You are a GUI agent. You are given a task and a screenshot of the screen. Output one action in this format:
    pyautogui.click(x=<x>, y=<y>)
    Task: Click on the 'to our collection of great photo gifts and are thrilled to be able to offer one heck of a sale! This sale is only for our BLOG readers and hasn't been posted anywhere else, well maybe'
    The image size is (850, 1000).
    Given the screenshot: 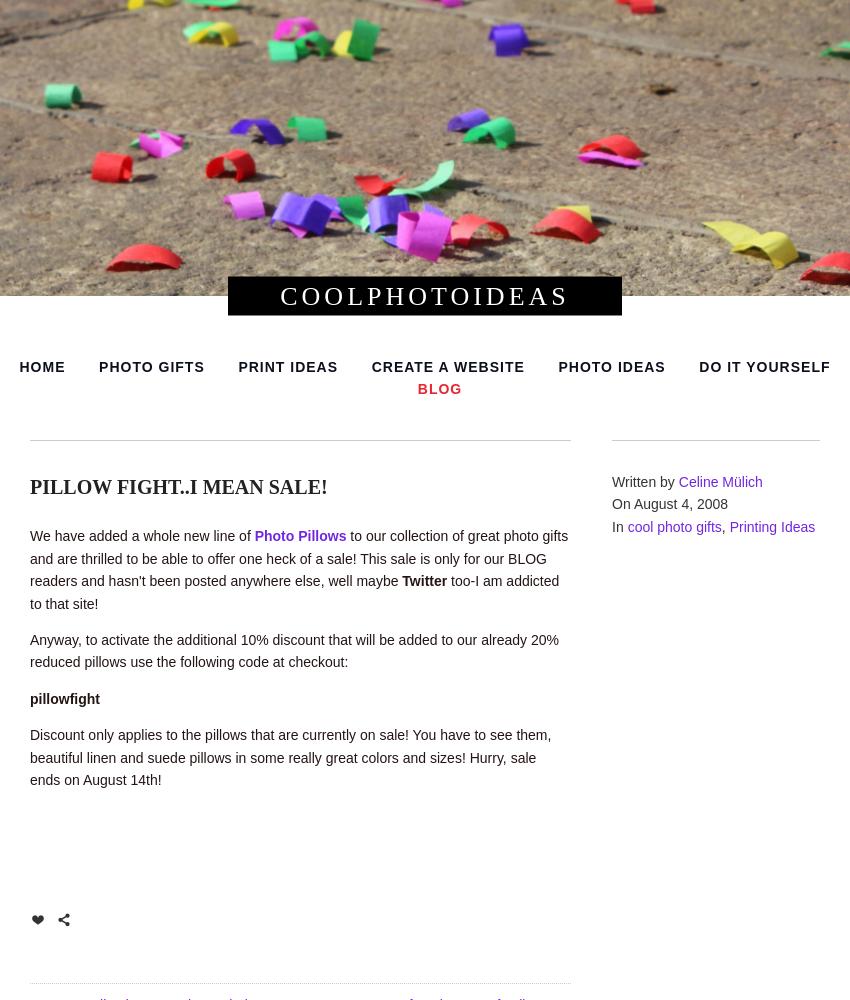 What is the action you would take?
    pyautogui.click(x=299, y=558)
    